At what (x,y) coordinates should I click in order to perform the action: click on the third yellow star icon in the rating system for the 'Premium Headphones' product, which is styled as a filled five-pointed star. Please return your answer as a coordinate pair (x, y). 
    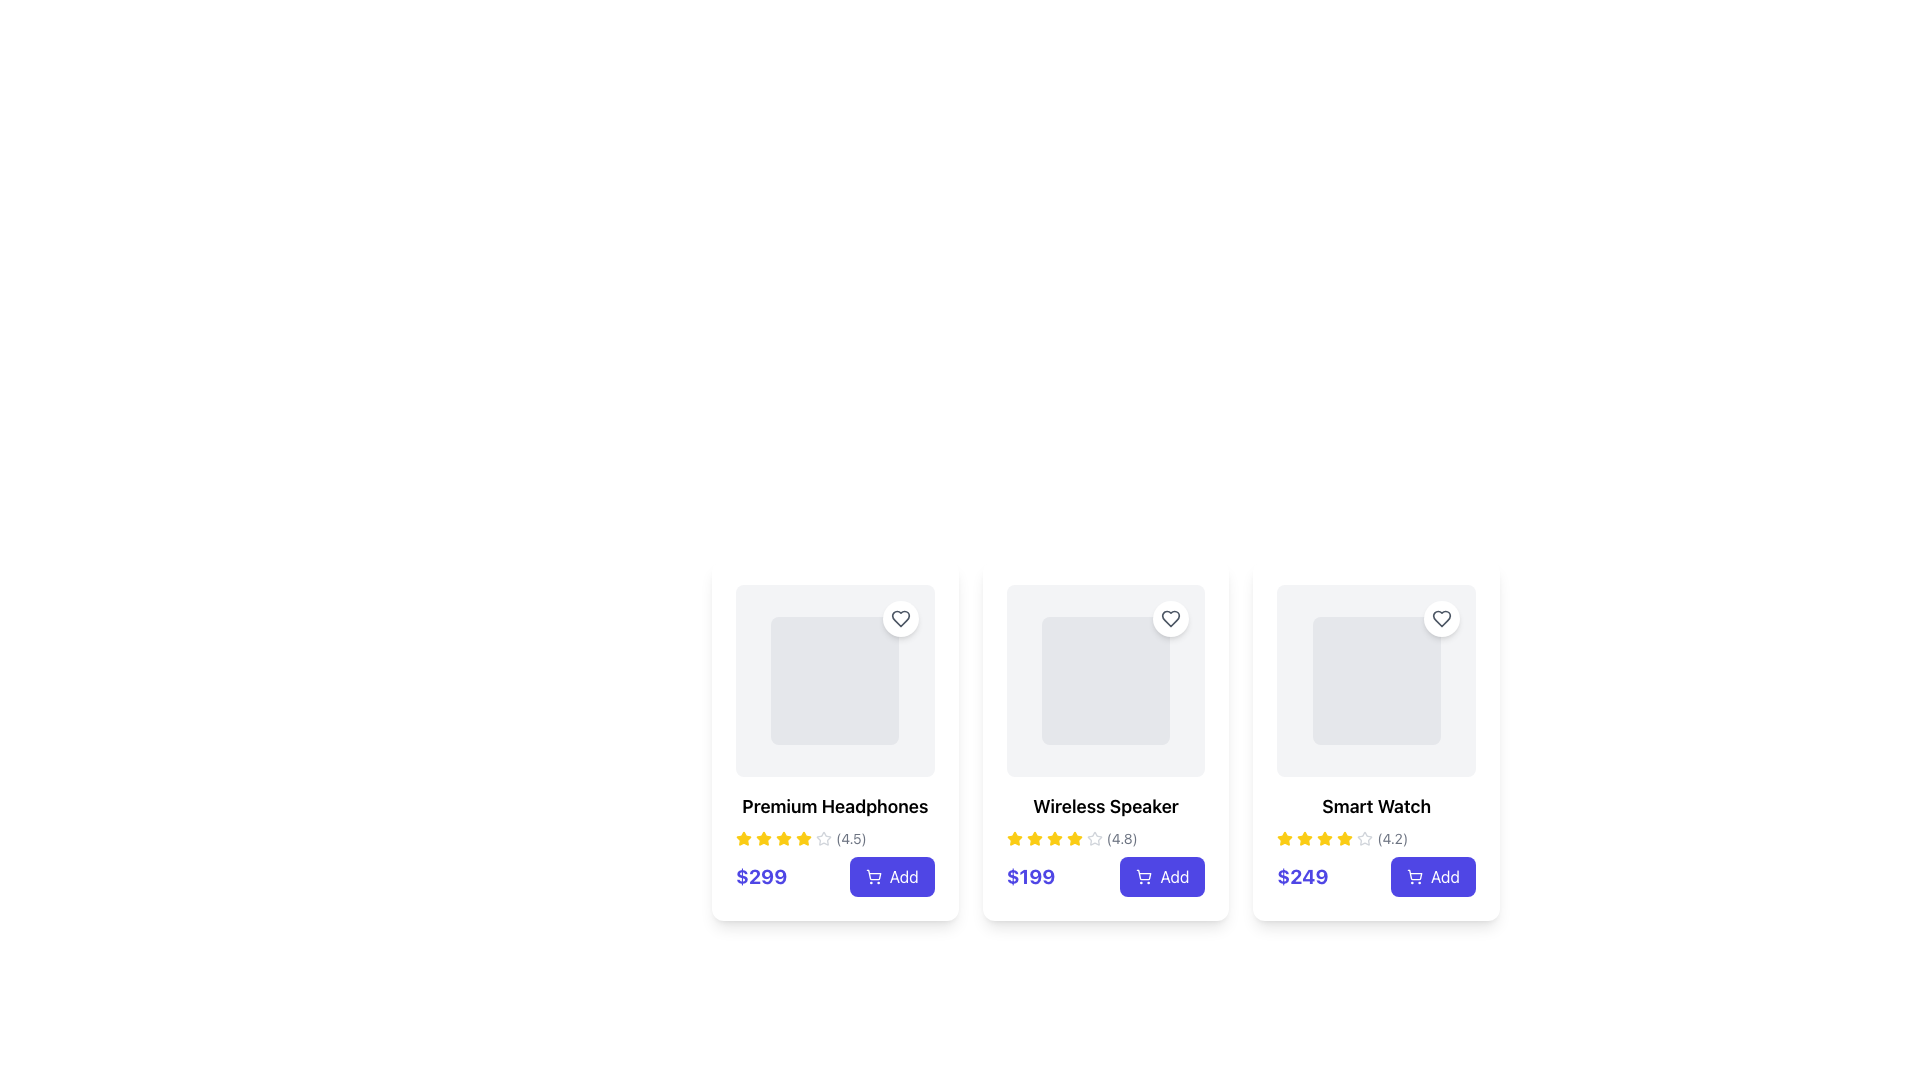
    Looking at the image, I should click on (804, 838).